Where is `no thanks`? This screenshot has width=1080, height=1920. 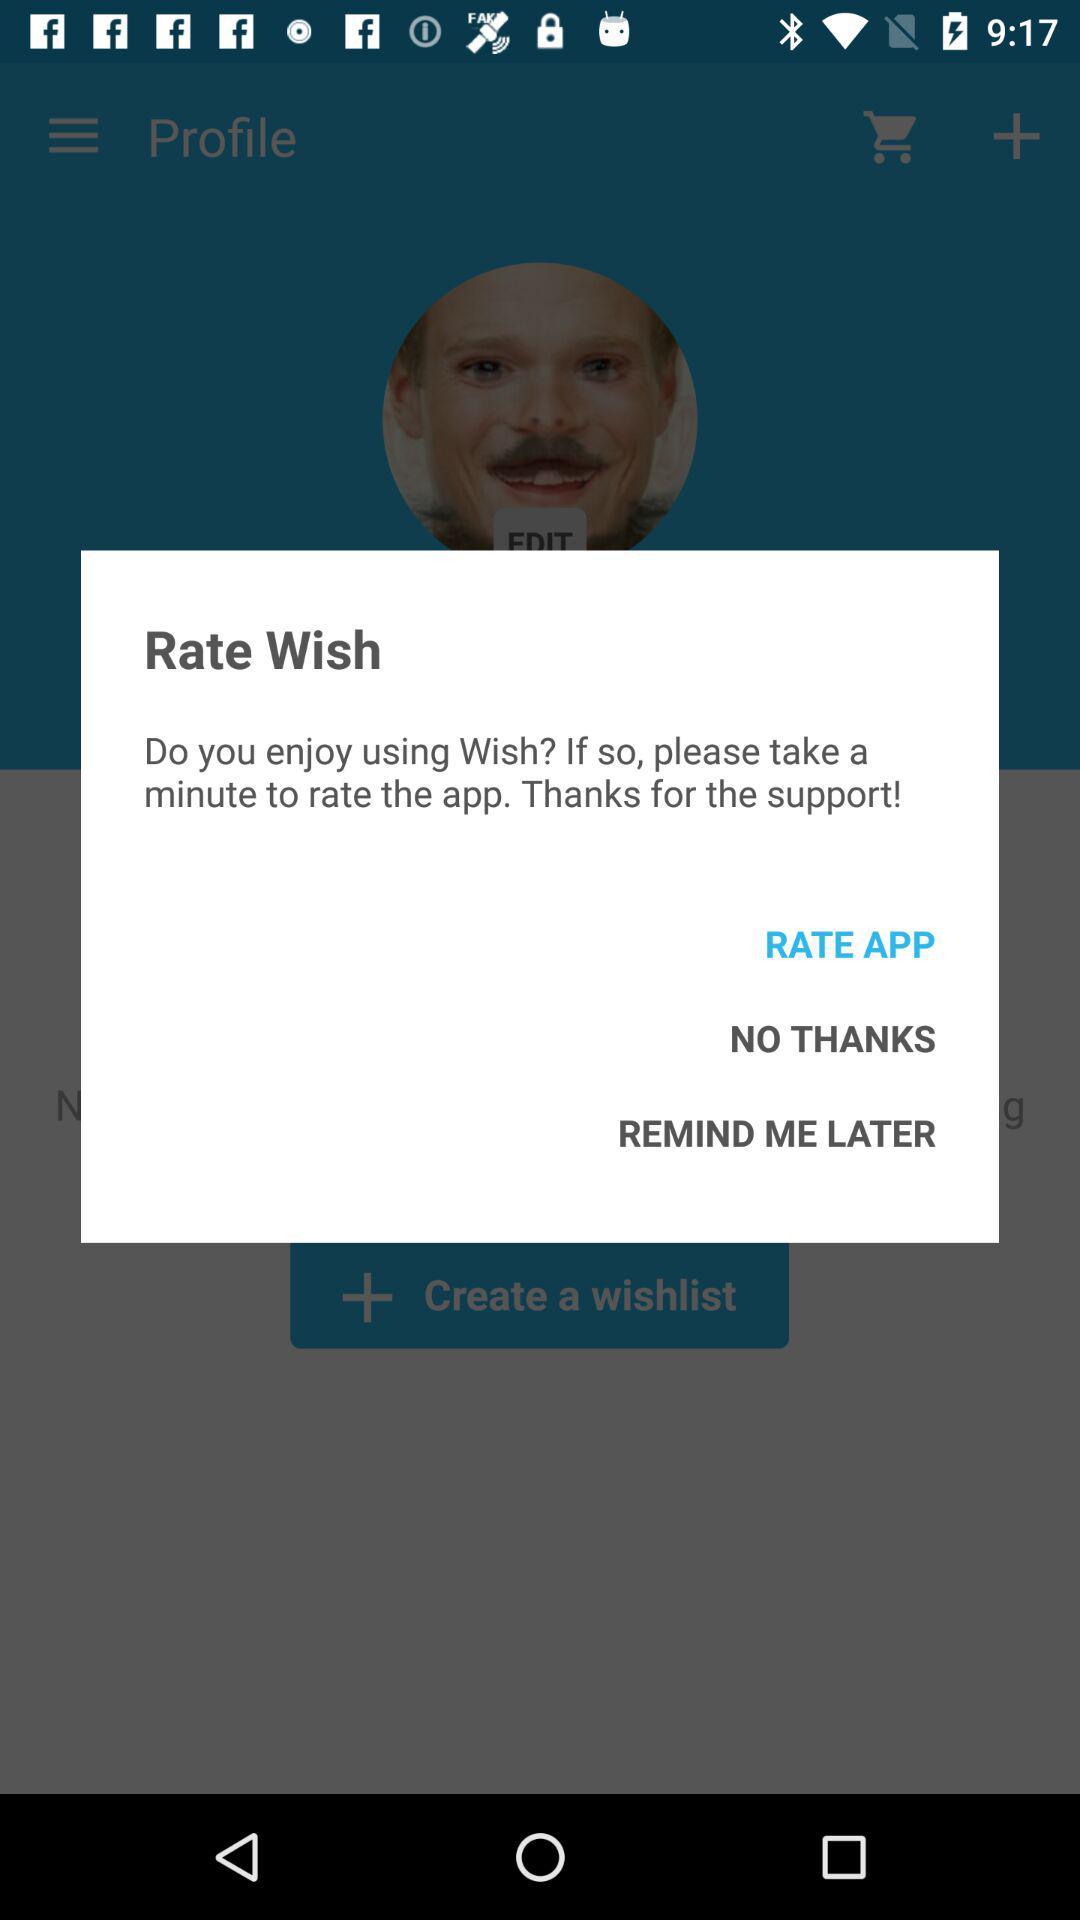 no thanks is located at coordinates (832, 1037).